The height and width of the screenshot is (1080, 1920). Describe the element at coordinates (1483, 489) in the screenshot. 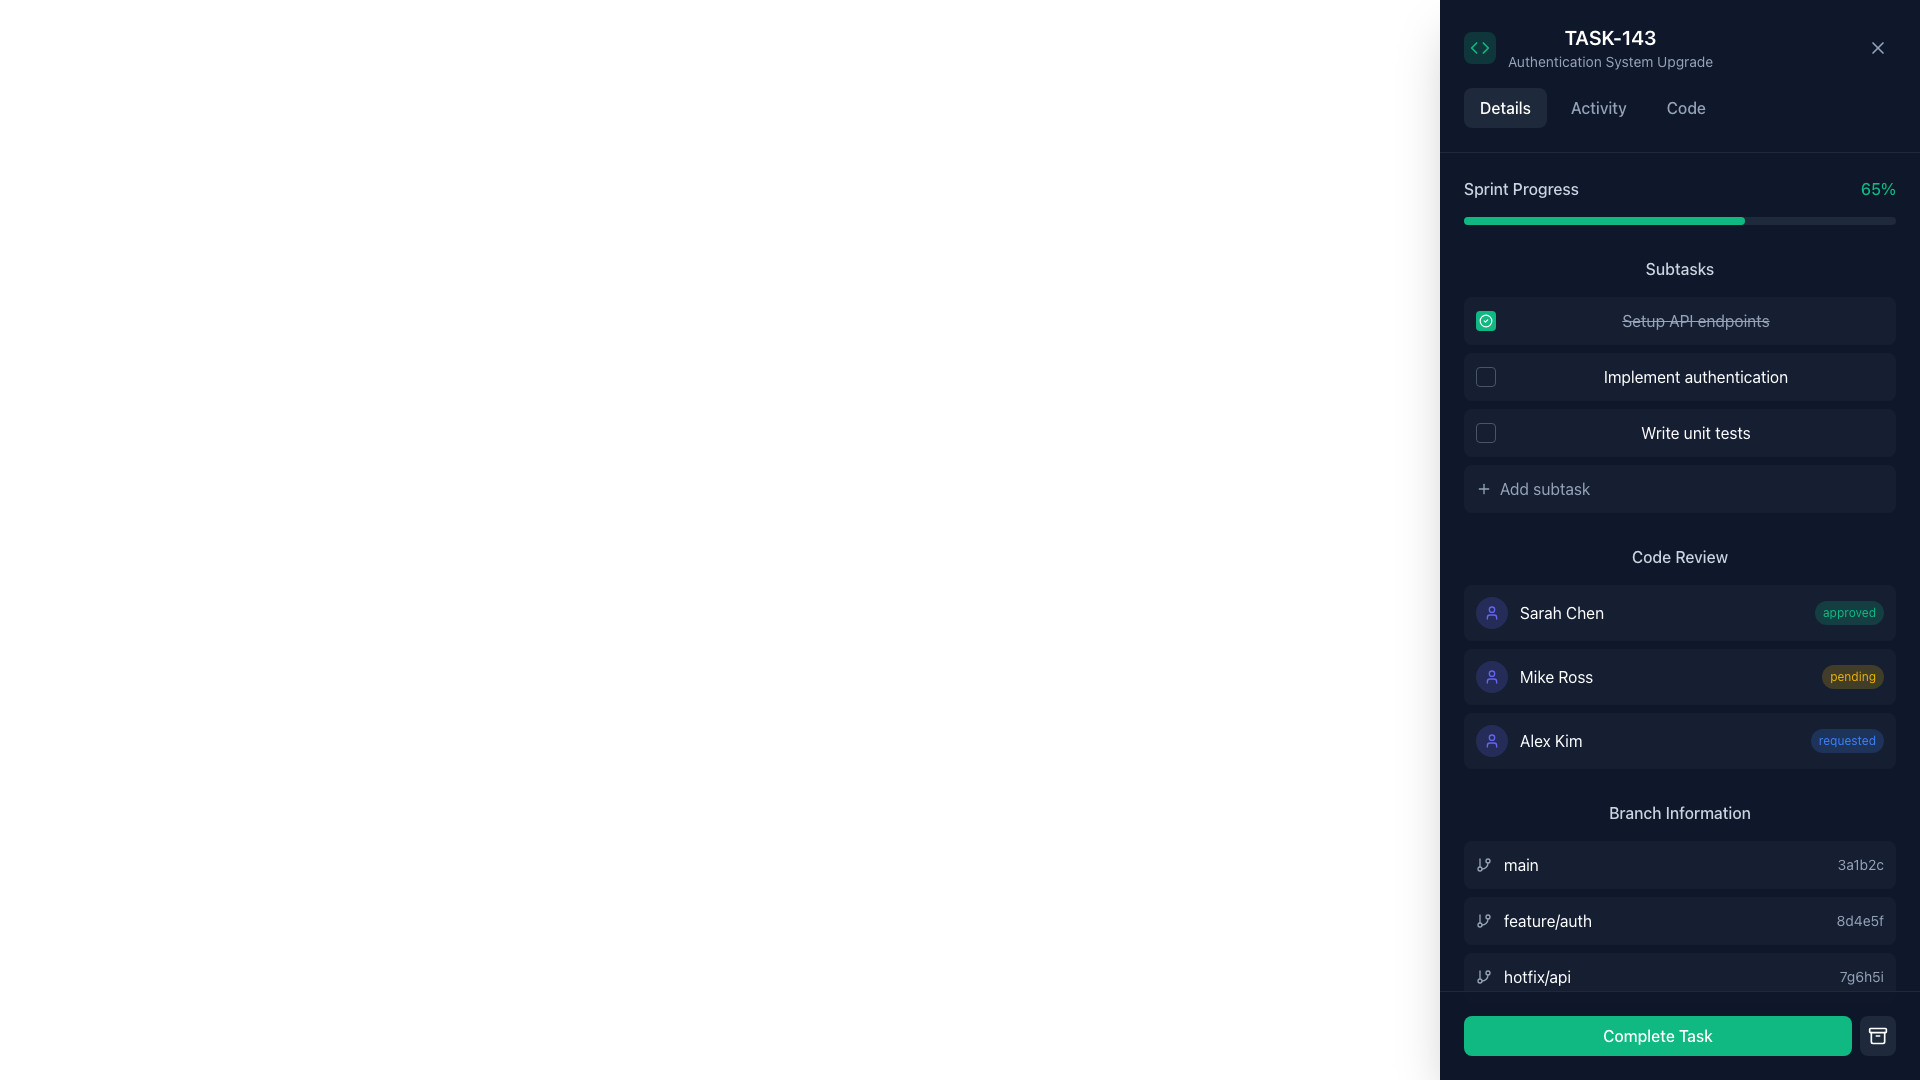

I see `the button icon located to the left of the 'Add subtask' button` at that location.